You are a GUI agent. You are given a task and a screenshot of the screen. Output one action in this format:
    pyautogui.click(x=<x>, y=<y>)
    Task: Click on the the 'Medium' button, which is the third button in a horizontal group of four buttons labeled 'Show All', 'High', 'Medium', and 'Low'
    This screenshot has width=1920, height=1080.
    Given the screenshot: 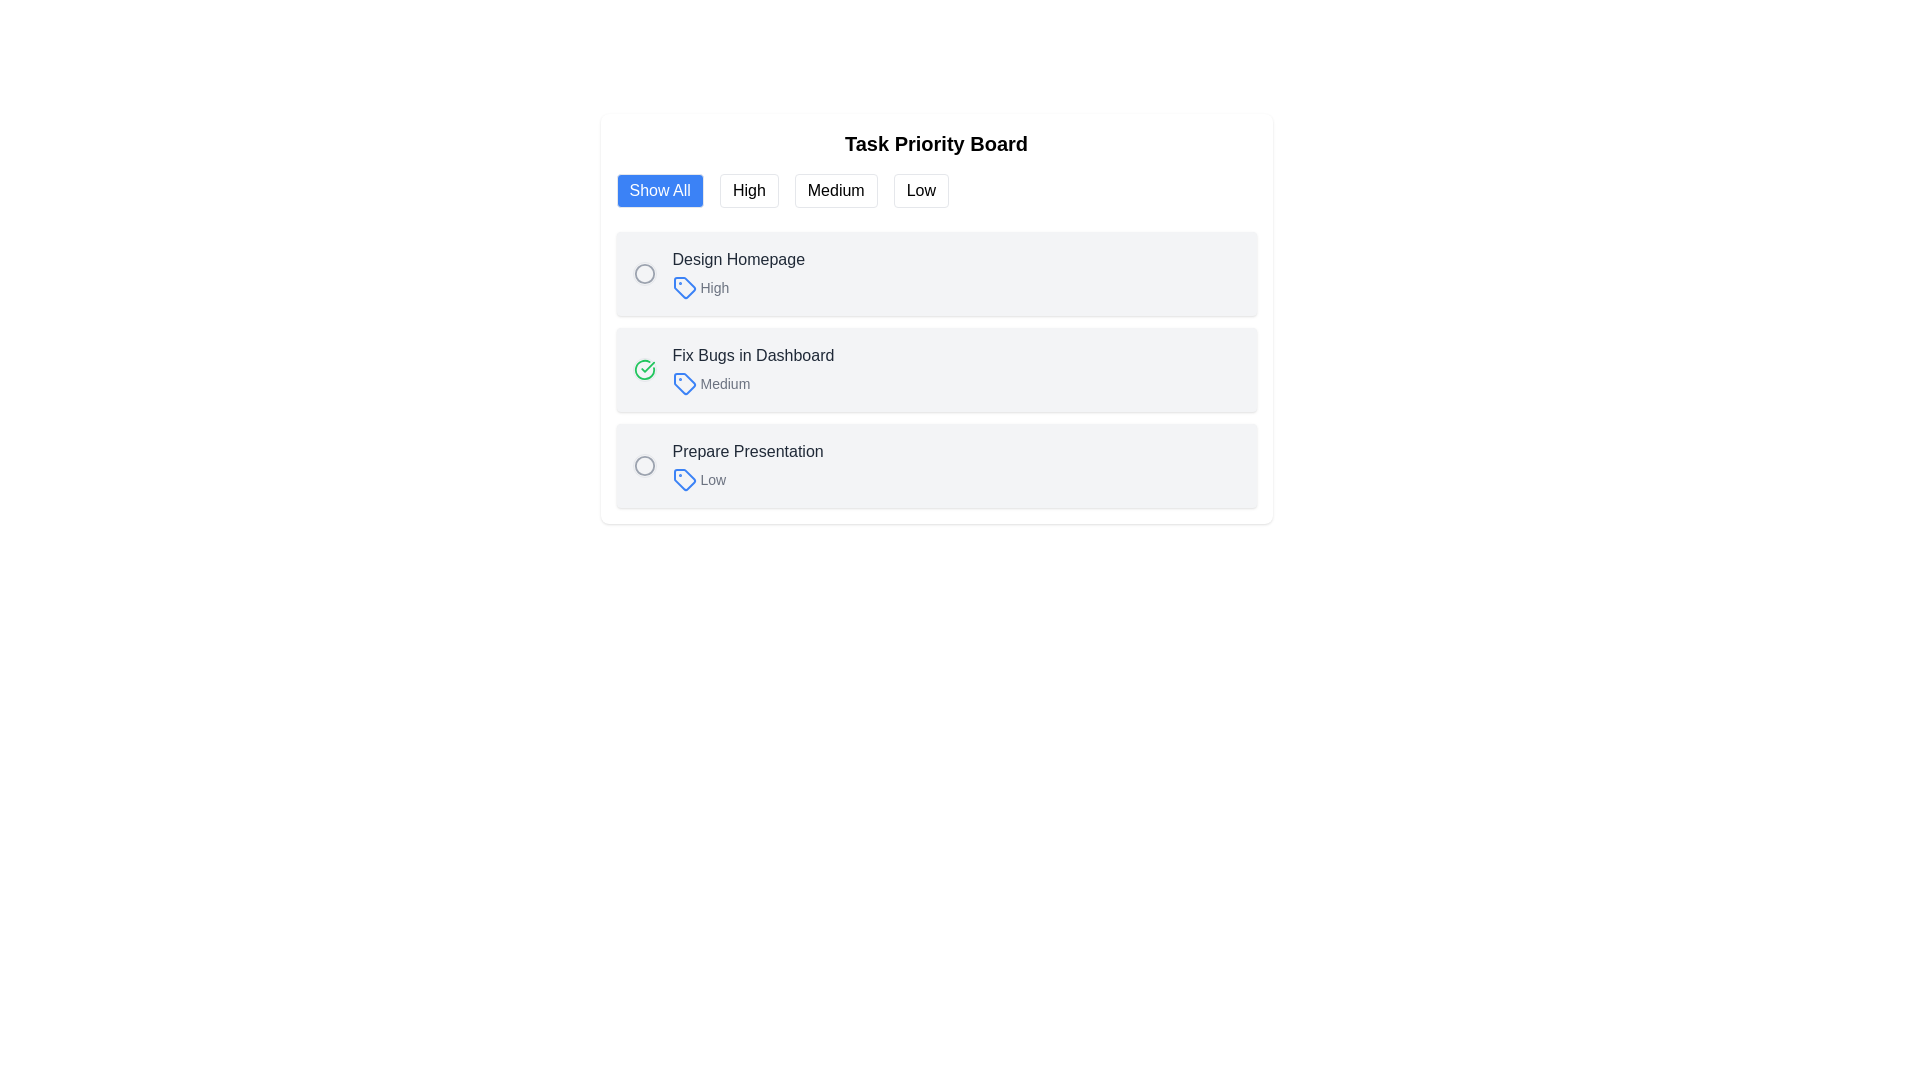 What is the action you would take?
    pyautogui.click(x=836, y=191)
    